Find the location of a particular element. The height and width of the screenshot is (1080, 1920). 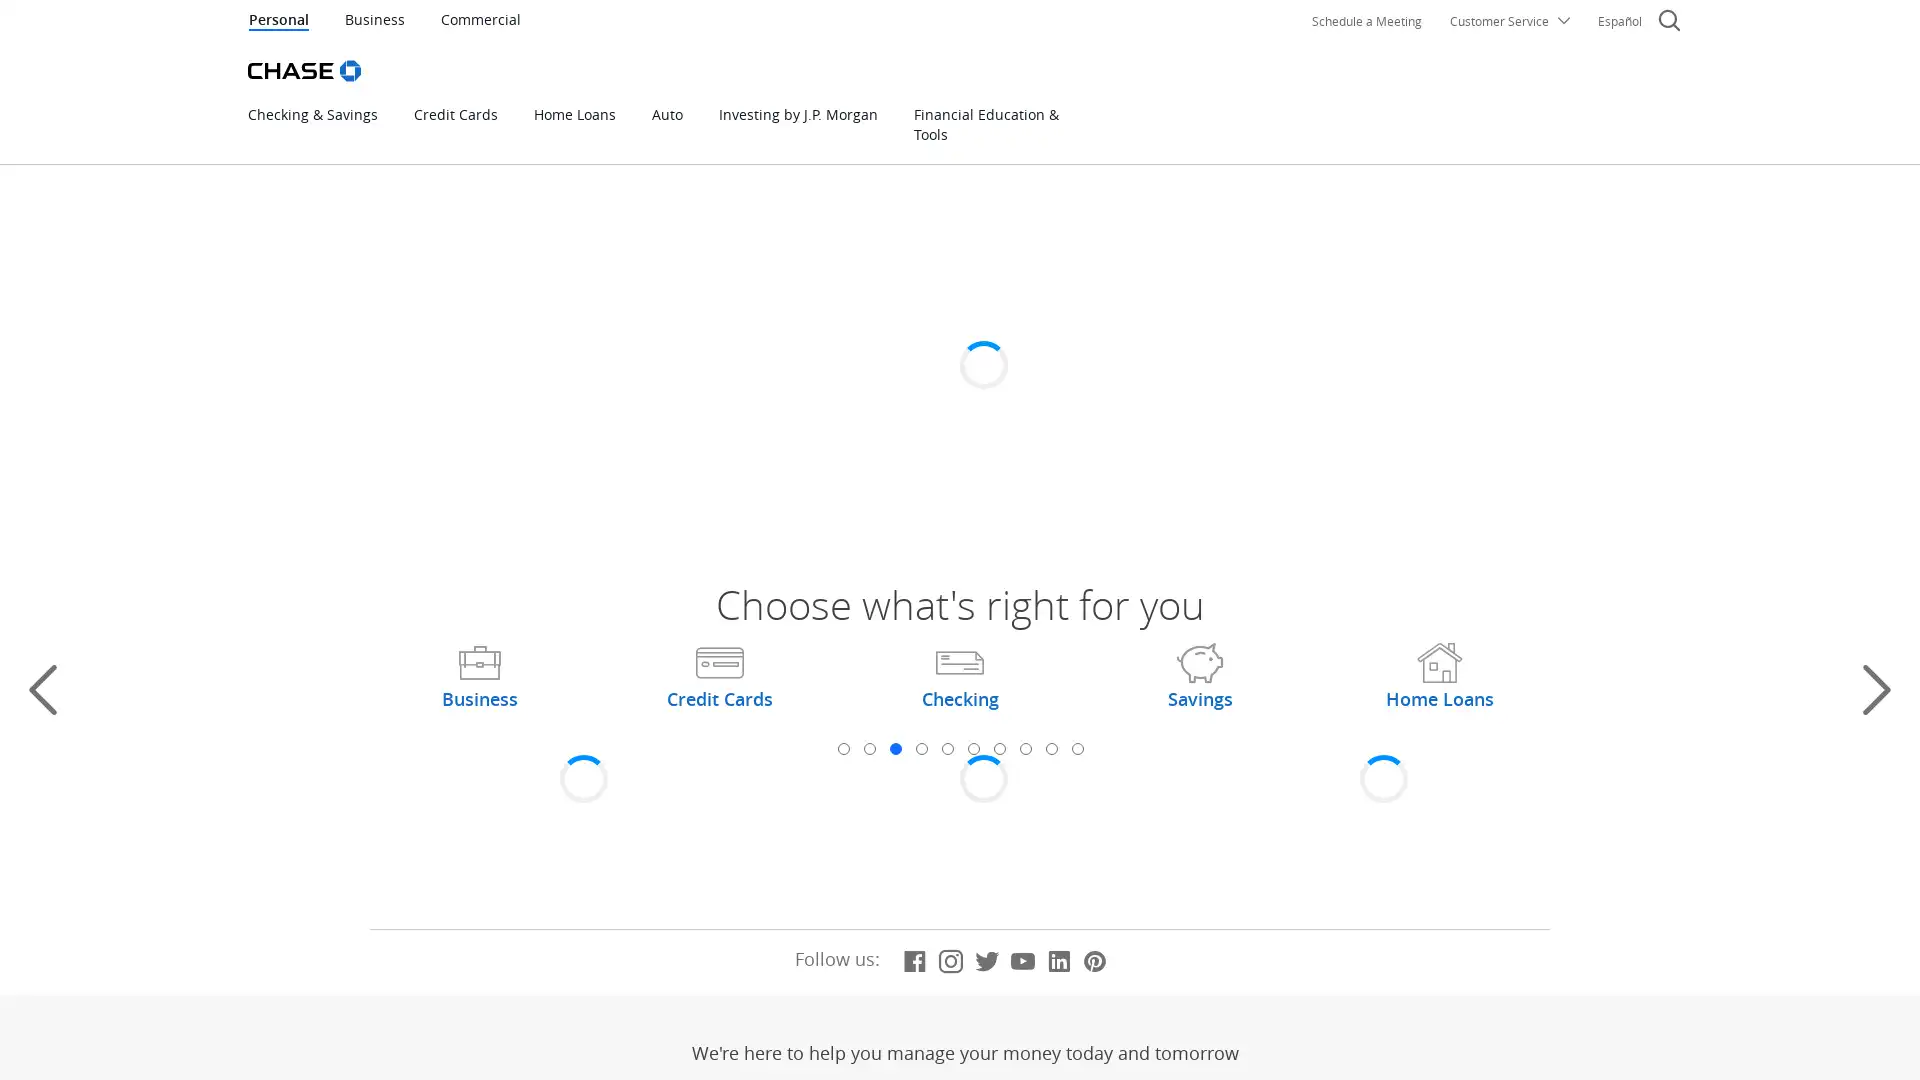

Sign in is located at coordinates (1380, 346).